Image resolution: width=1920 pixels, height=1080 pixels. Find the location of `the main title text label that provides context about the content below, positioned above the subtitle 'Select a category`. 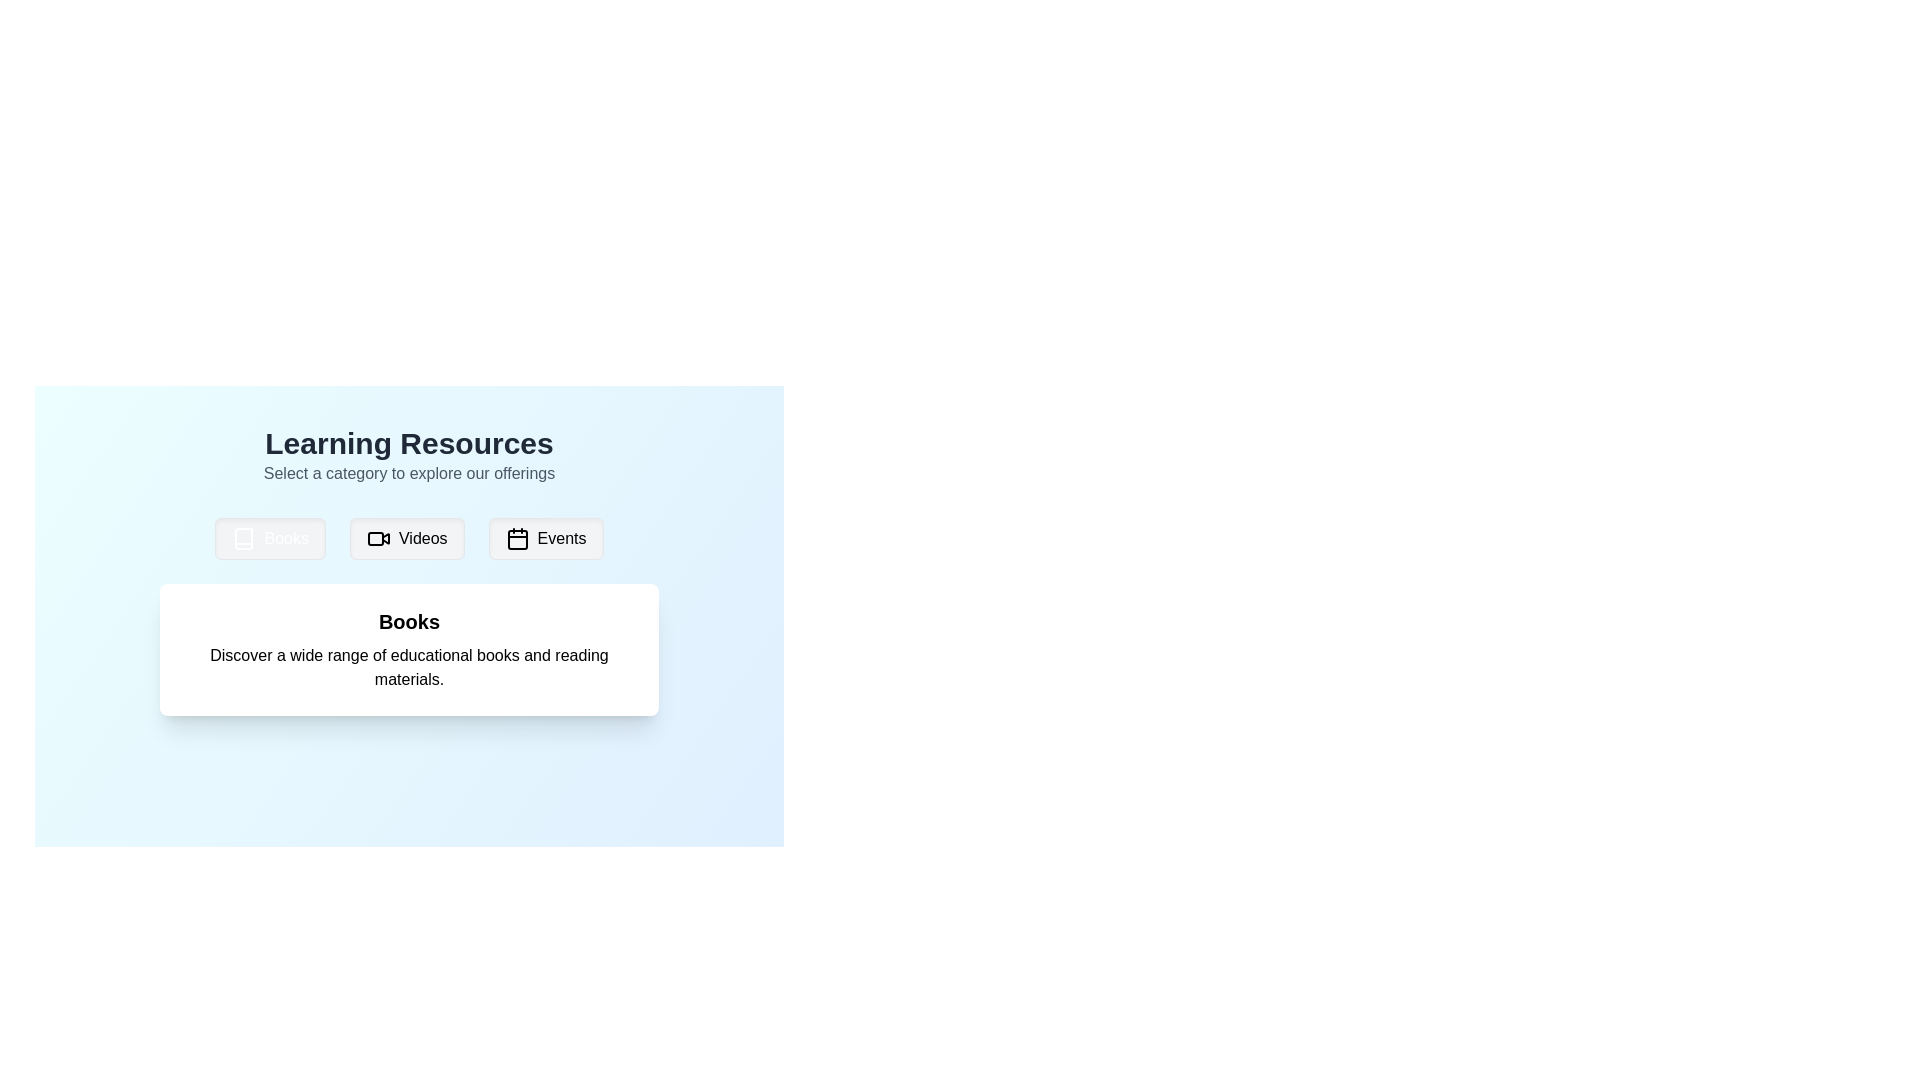

the main title text label that provides context about the content below, positioned above the subtitle 'Select a category is located at coordinates (408, 442).